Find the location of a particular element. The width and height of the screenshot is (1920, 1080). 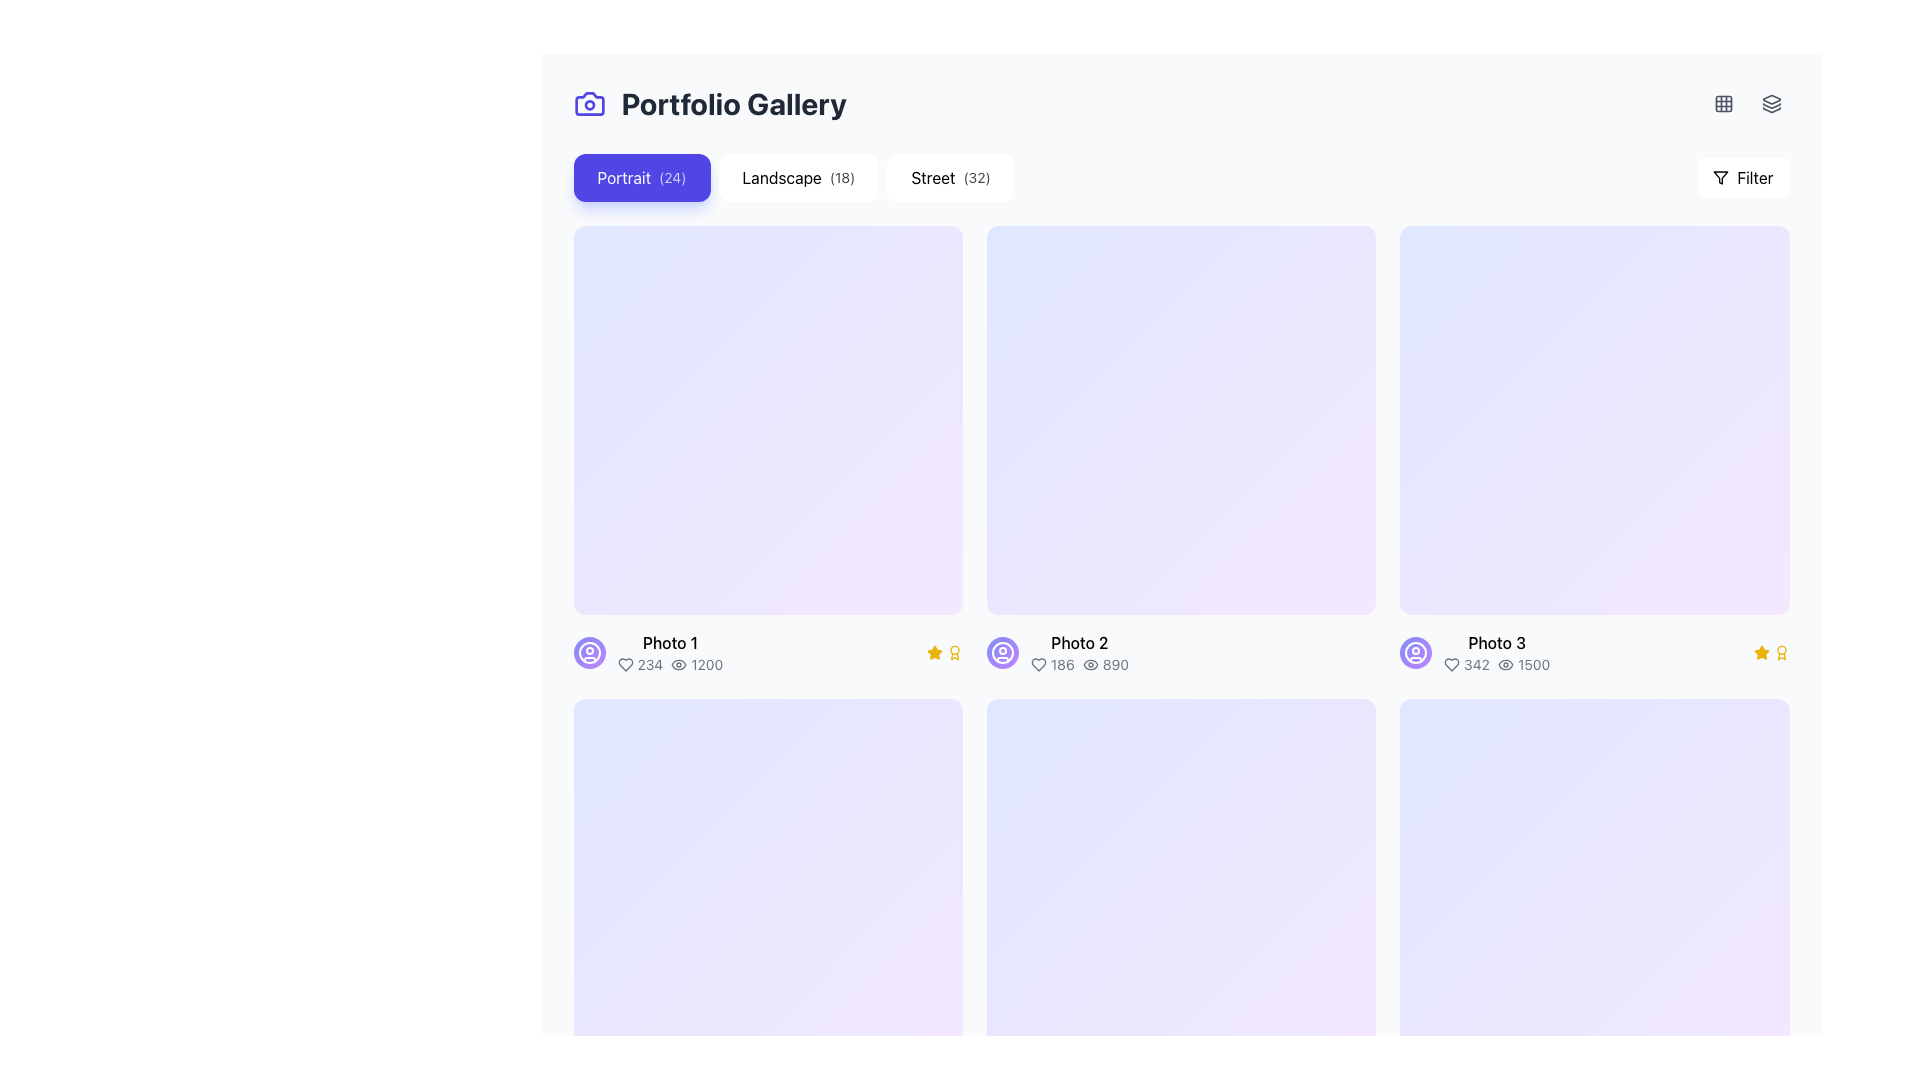

the heart and eye icons associated with the likes and views numerical information displayed below 'Photo 3' in the third column of the grid layout is located at coordinates (1497, 665).